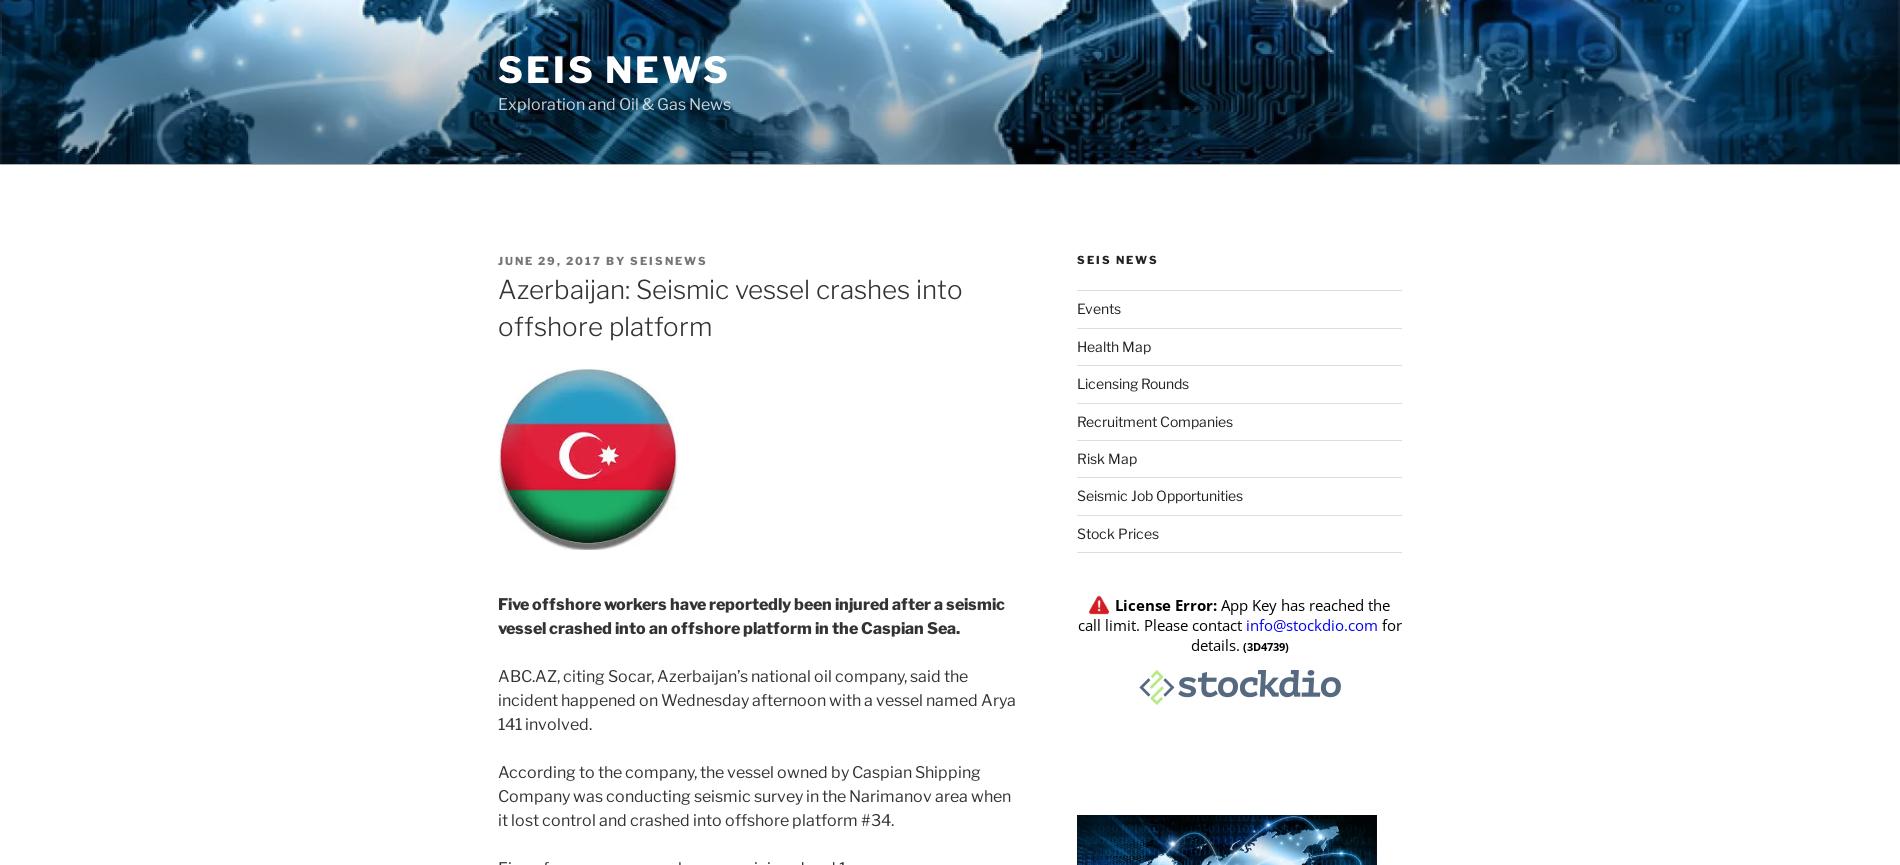 The height and width of the screenshot is (865, 1900). Describe the element at coordinates (614, 104) in the screenshot. I see `'Exploration and Oil & Gas News'` at that location.